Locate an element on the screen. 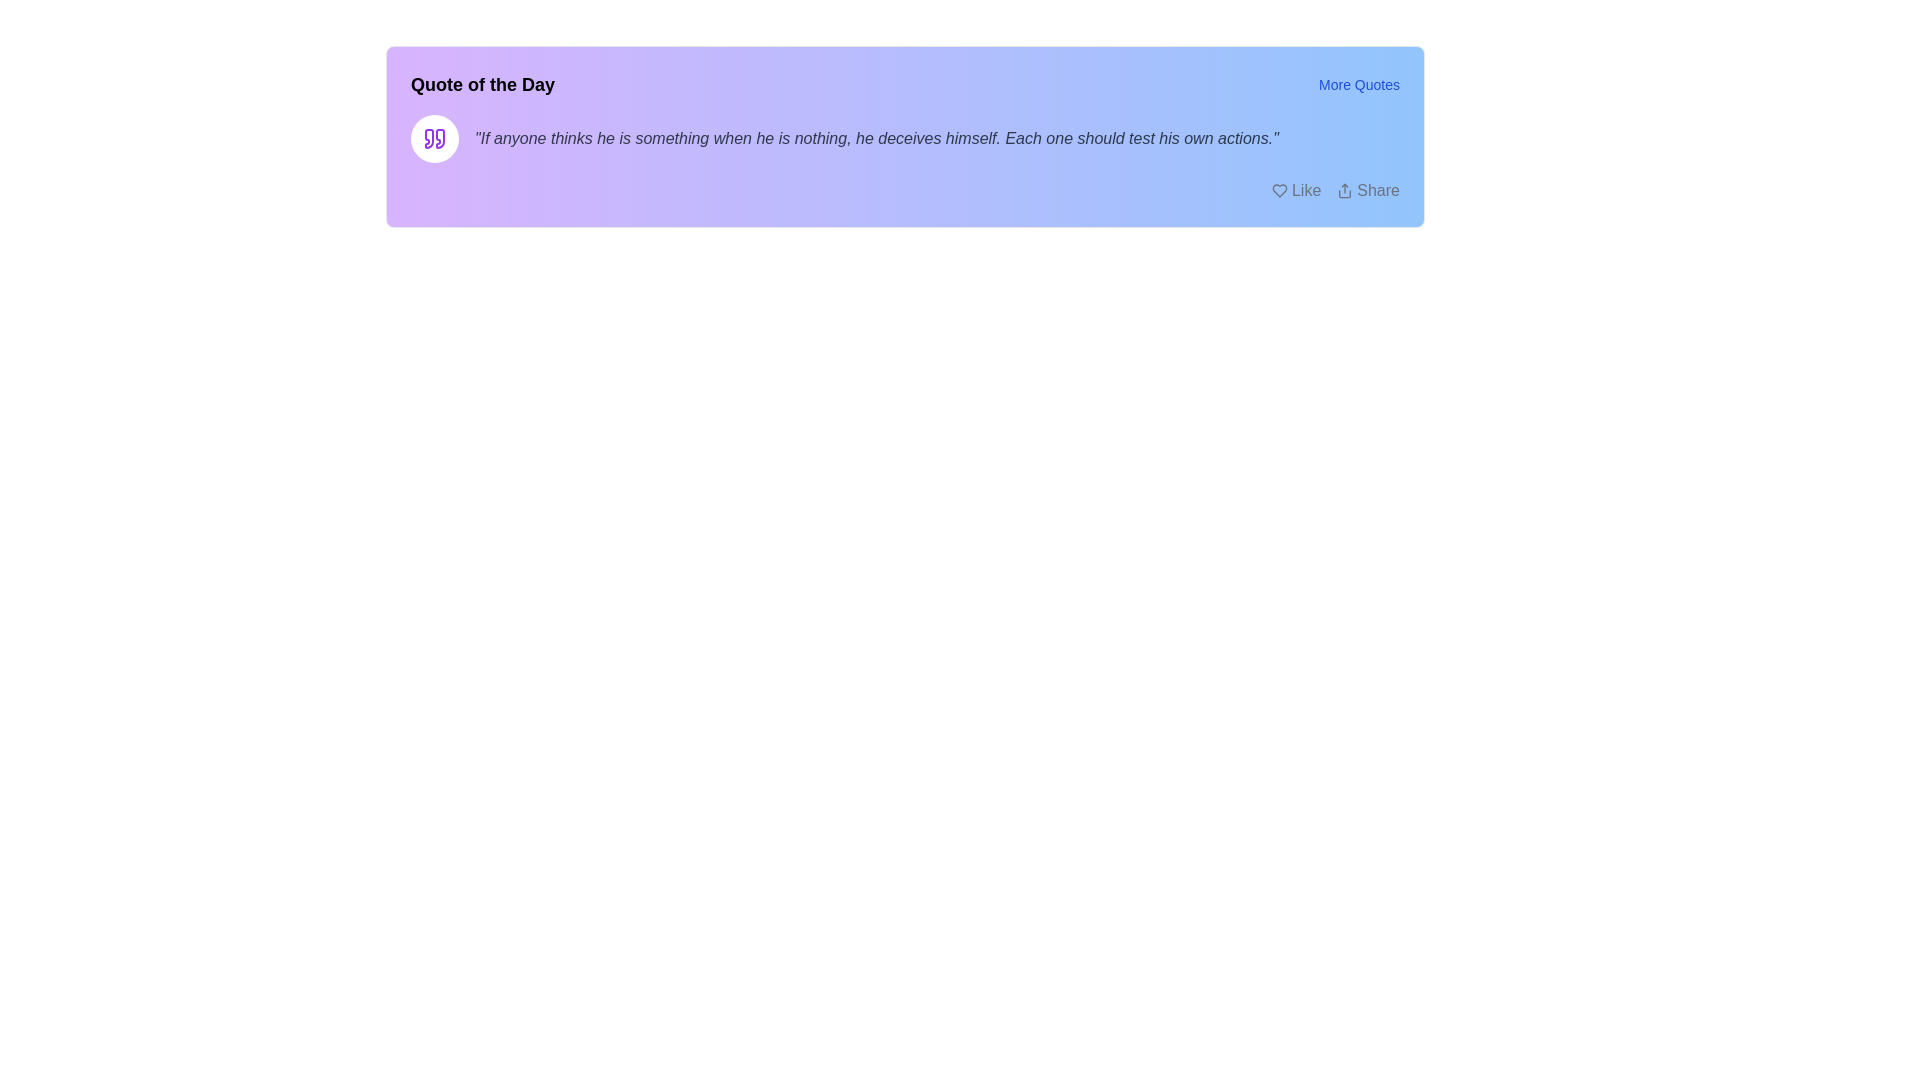 Image resolution: width=1920 pixels, height=1080 pixels. the label indicating a liking action, which is positioned after the heart icon and before the 'Share' button is located at coordinates (1306, 191).